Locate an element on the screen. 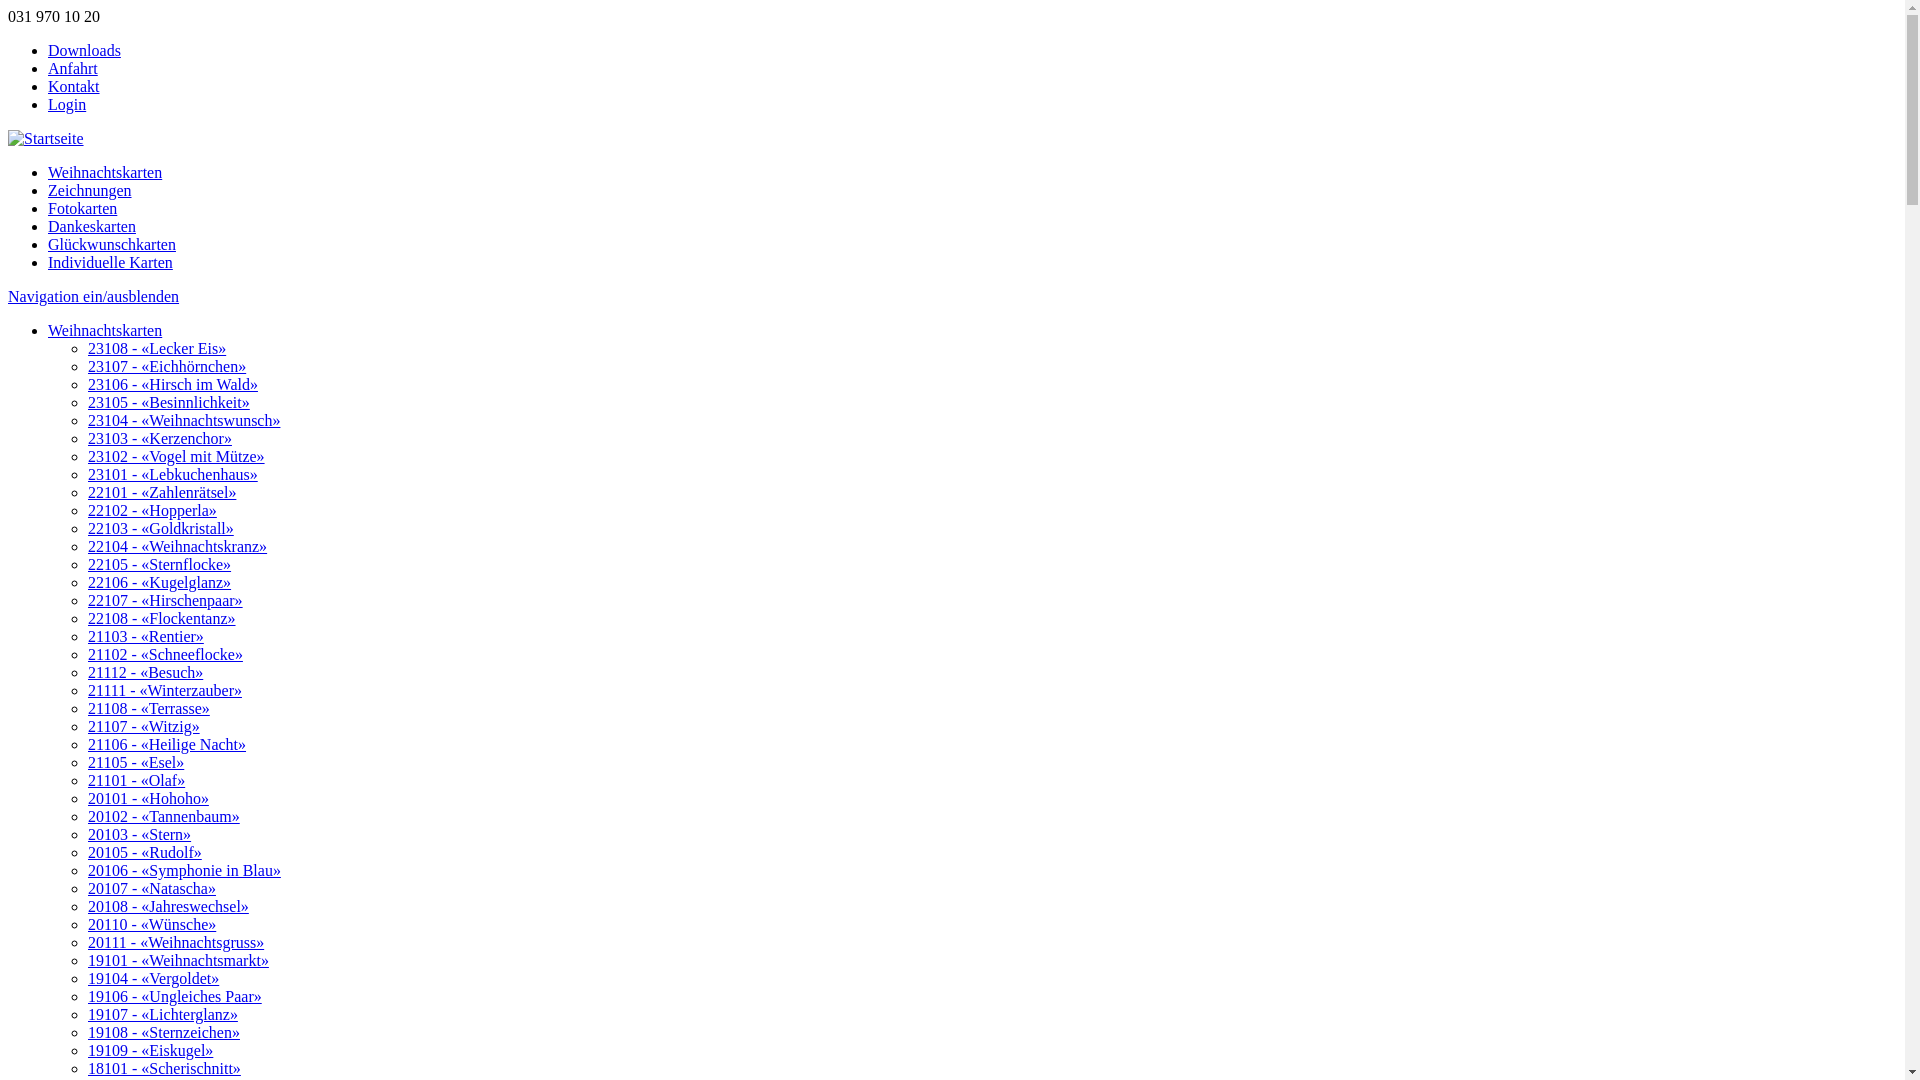  'Dankeskarten' is located at coordinates (90, 225).